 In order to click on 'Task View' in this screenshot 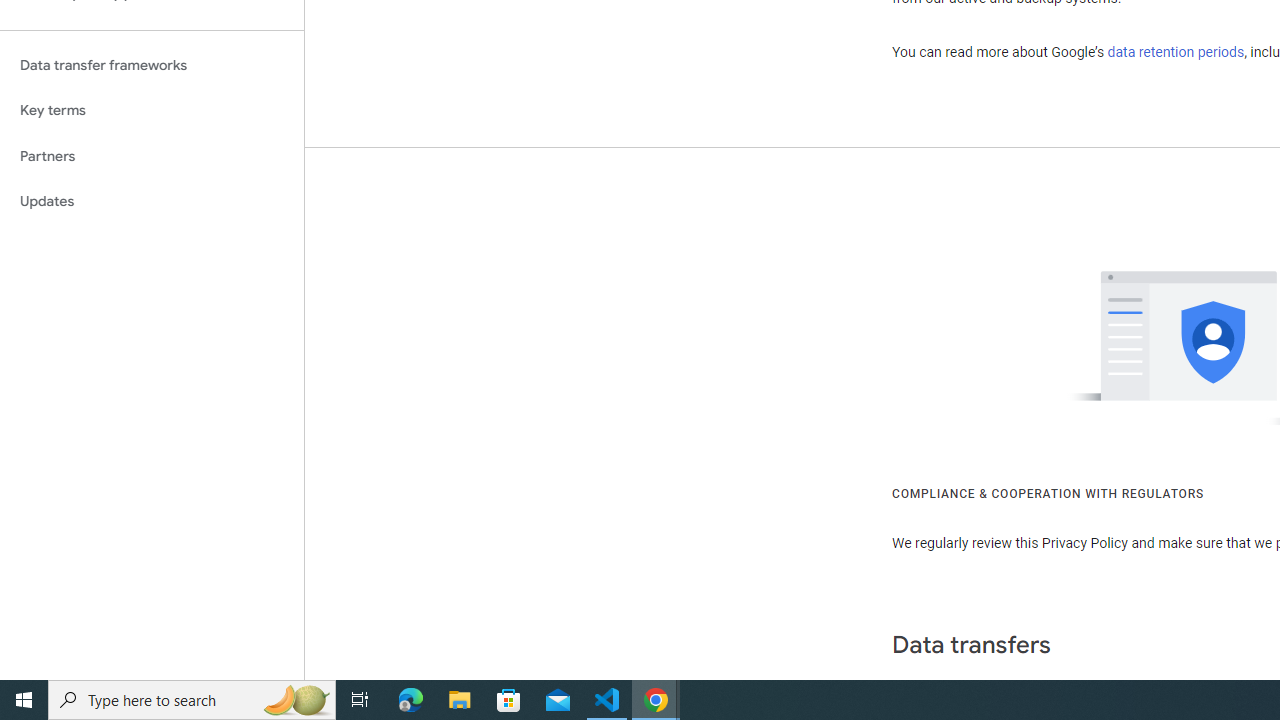, I will do `click(359, 698)`.